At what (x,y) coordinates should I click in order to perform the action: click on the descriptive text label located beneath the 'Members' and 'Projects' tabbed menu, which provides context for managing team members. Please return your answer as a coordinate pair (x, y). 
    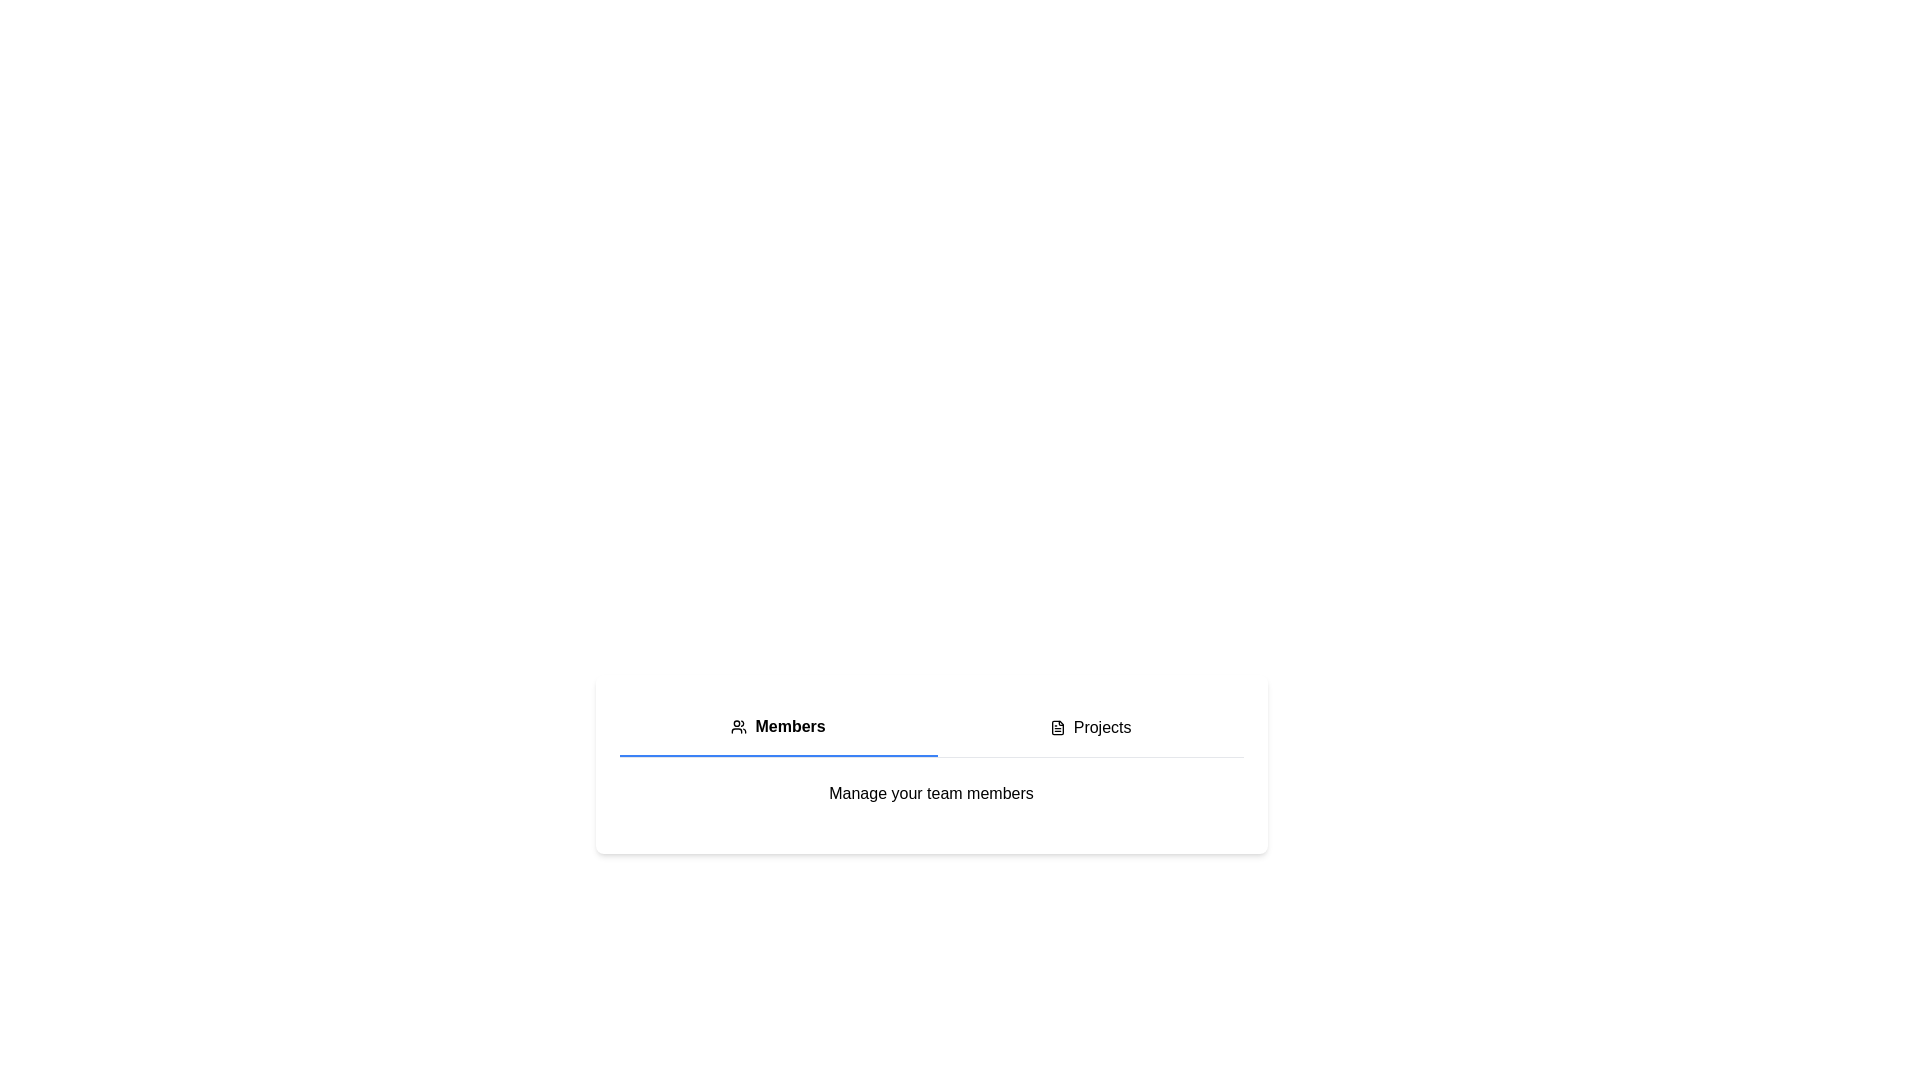
    Looking at the image, I should click on (930, 793).